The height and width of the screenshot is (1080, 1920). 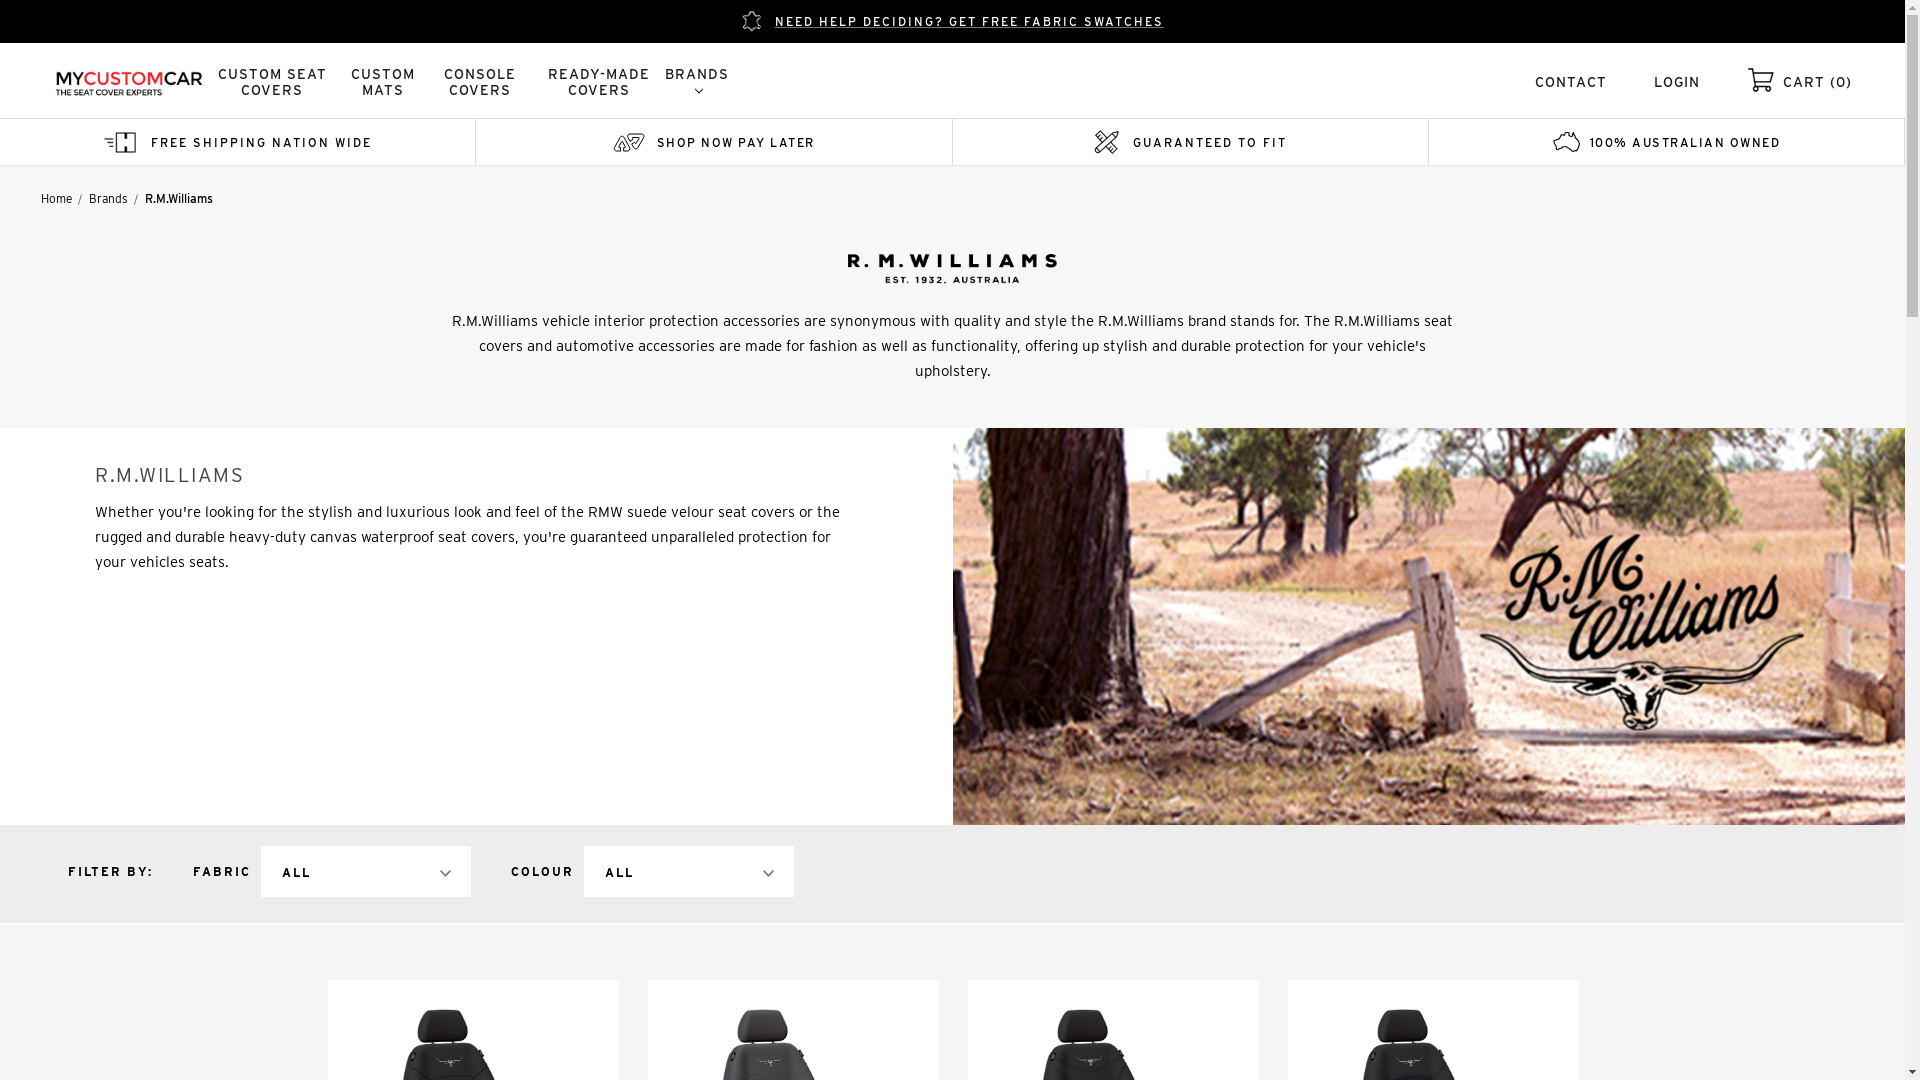 I want to click on 'CONSOLE COVERS', so click(x=480, y=80).